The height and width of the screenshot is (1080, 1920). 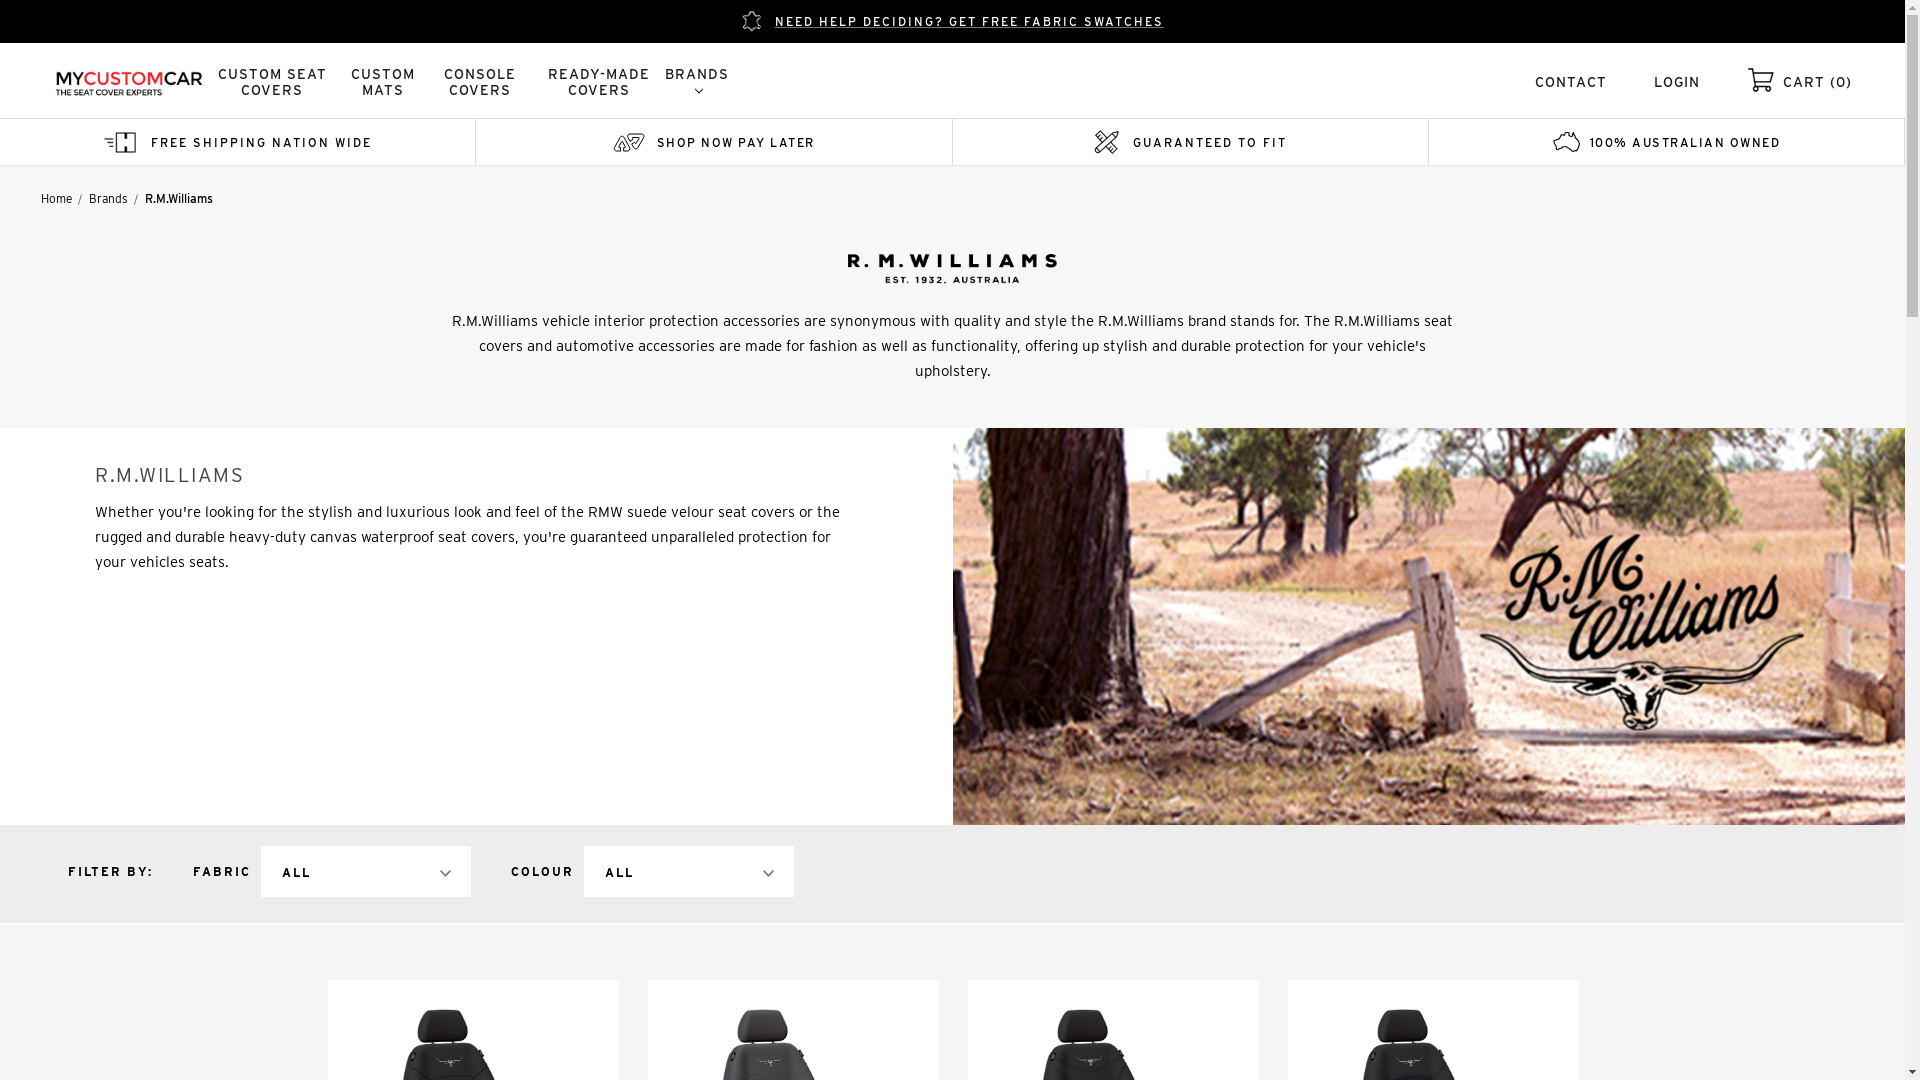 I want to click on 'CONSOLE COVERS', so click(x=480, y=80).